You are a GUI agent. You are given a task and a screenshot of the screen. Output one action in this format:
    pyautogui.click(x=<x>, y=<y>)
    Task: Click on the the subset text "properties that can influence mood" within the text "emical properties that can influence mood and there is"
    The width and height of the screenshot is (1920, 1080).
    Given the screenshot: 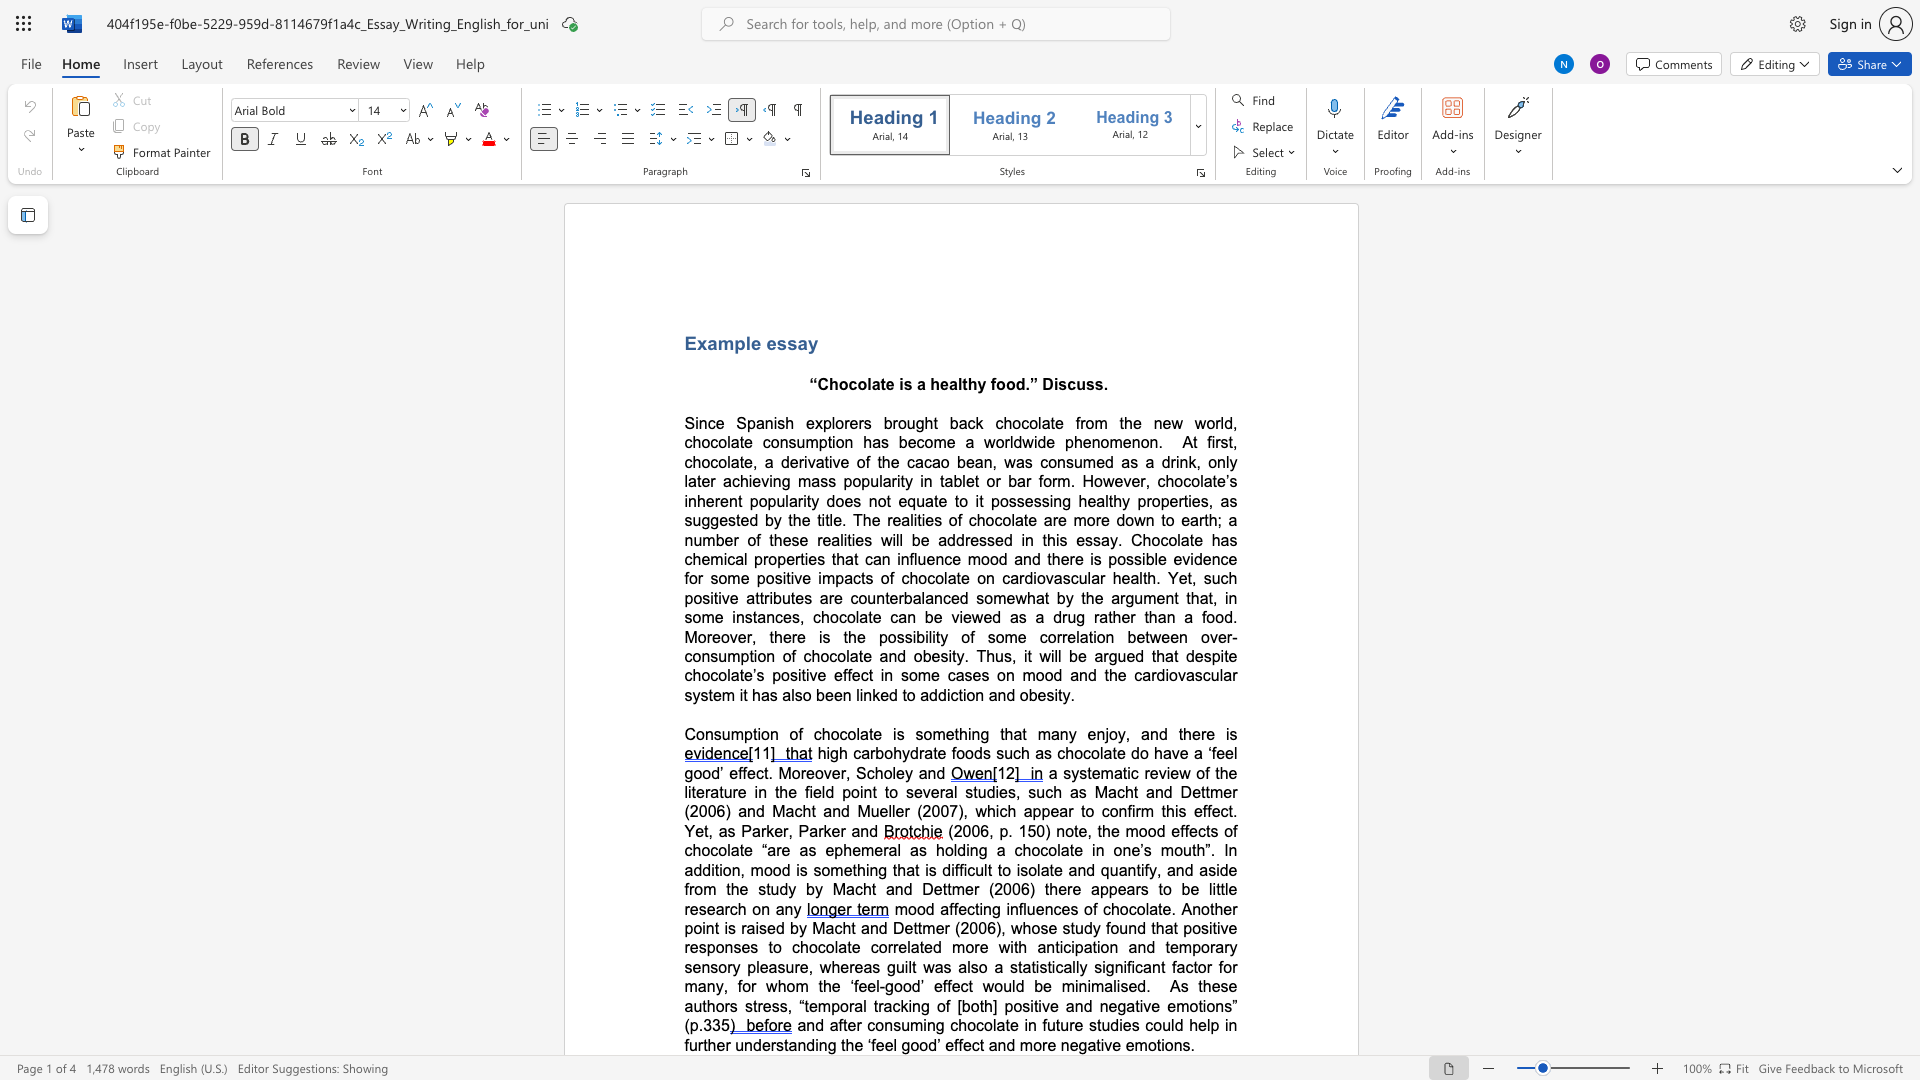 What is the action you would take?
    pyautogui.click(x=753, y=559)
    